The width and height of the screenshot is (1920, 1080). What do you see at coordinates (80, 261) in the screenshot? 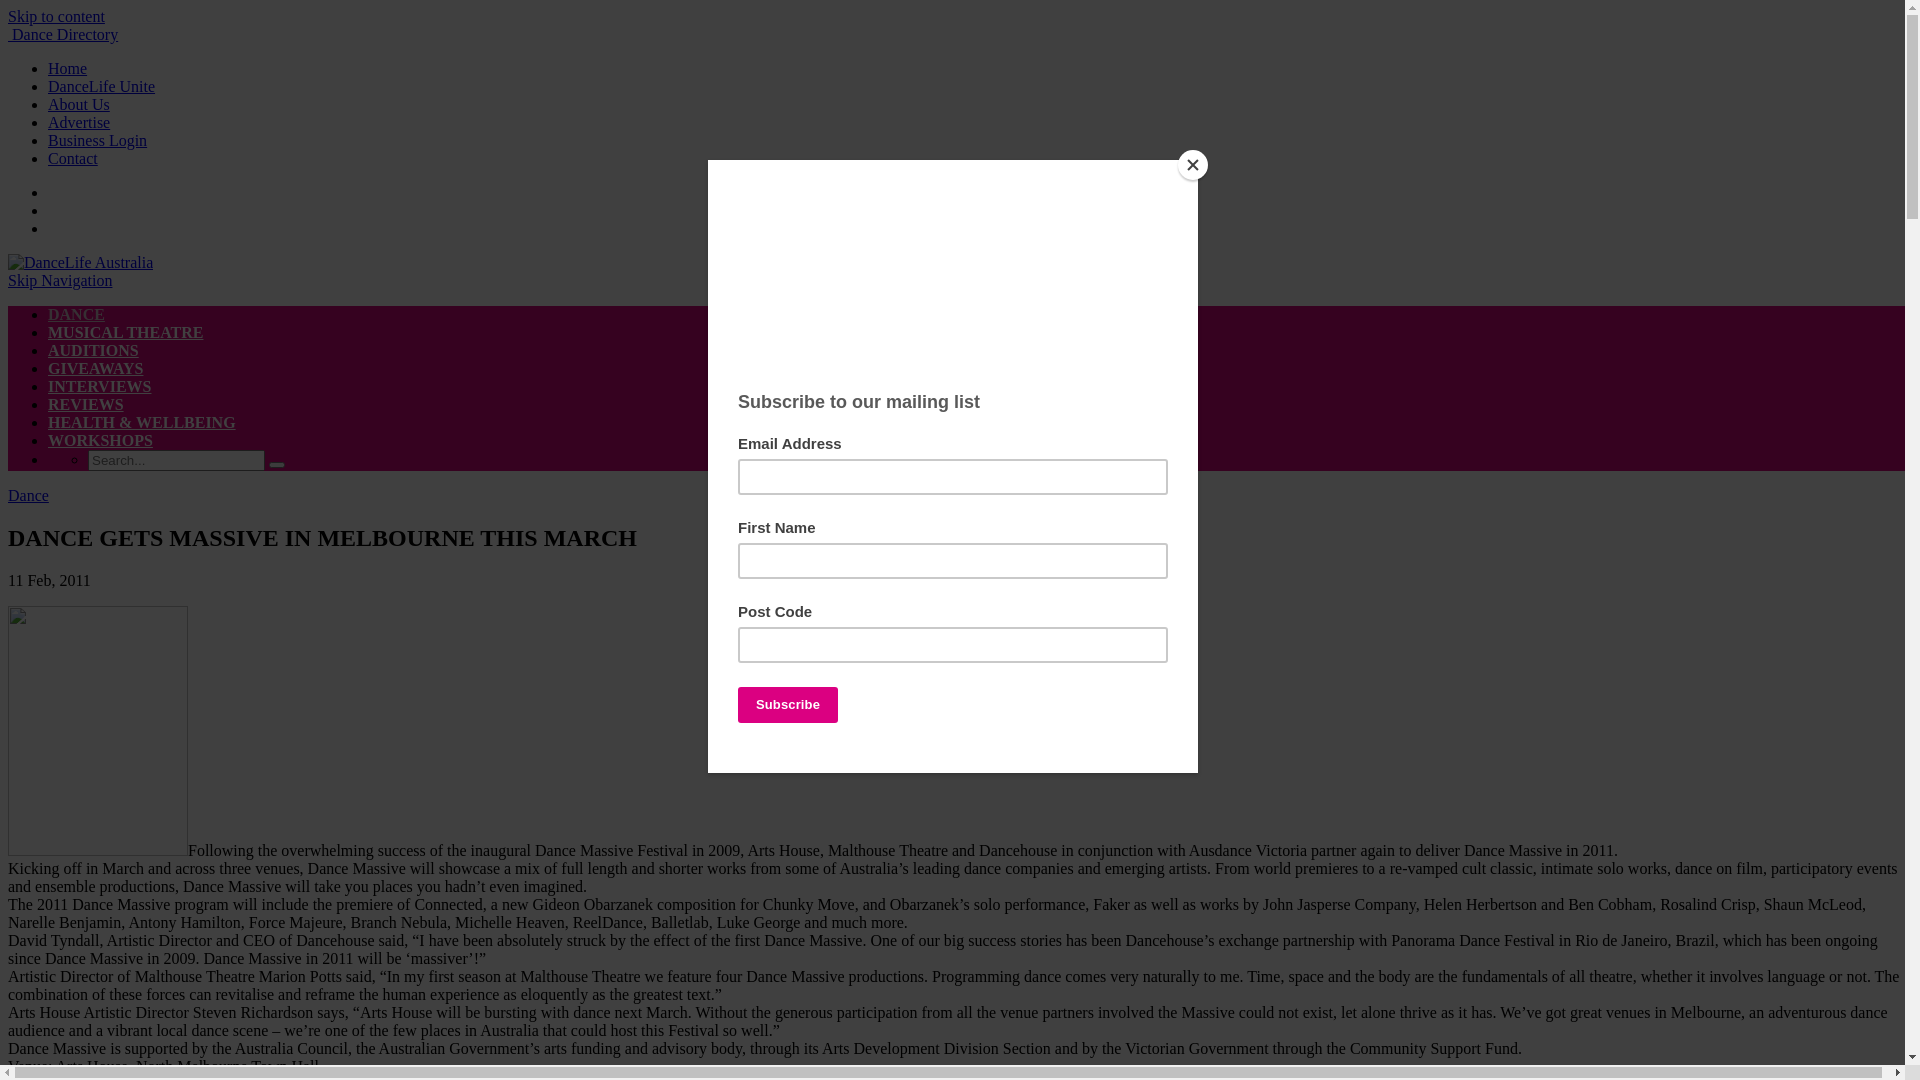
I see `'DanceLife Australia'` at bounding box center [80, 261].